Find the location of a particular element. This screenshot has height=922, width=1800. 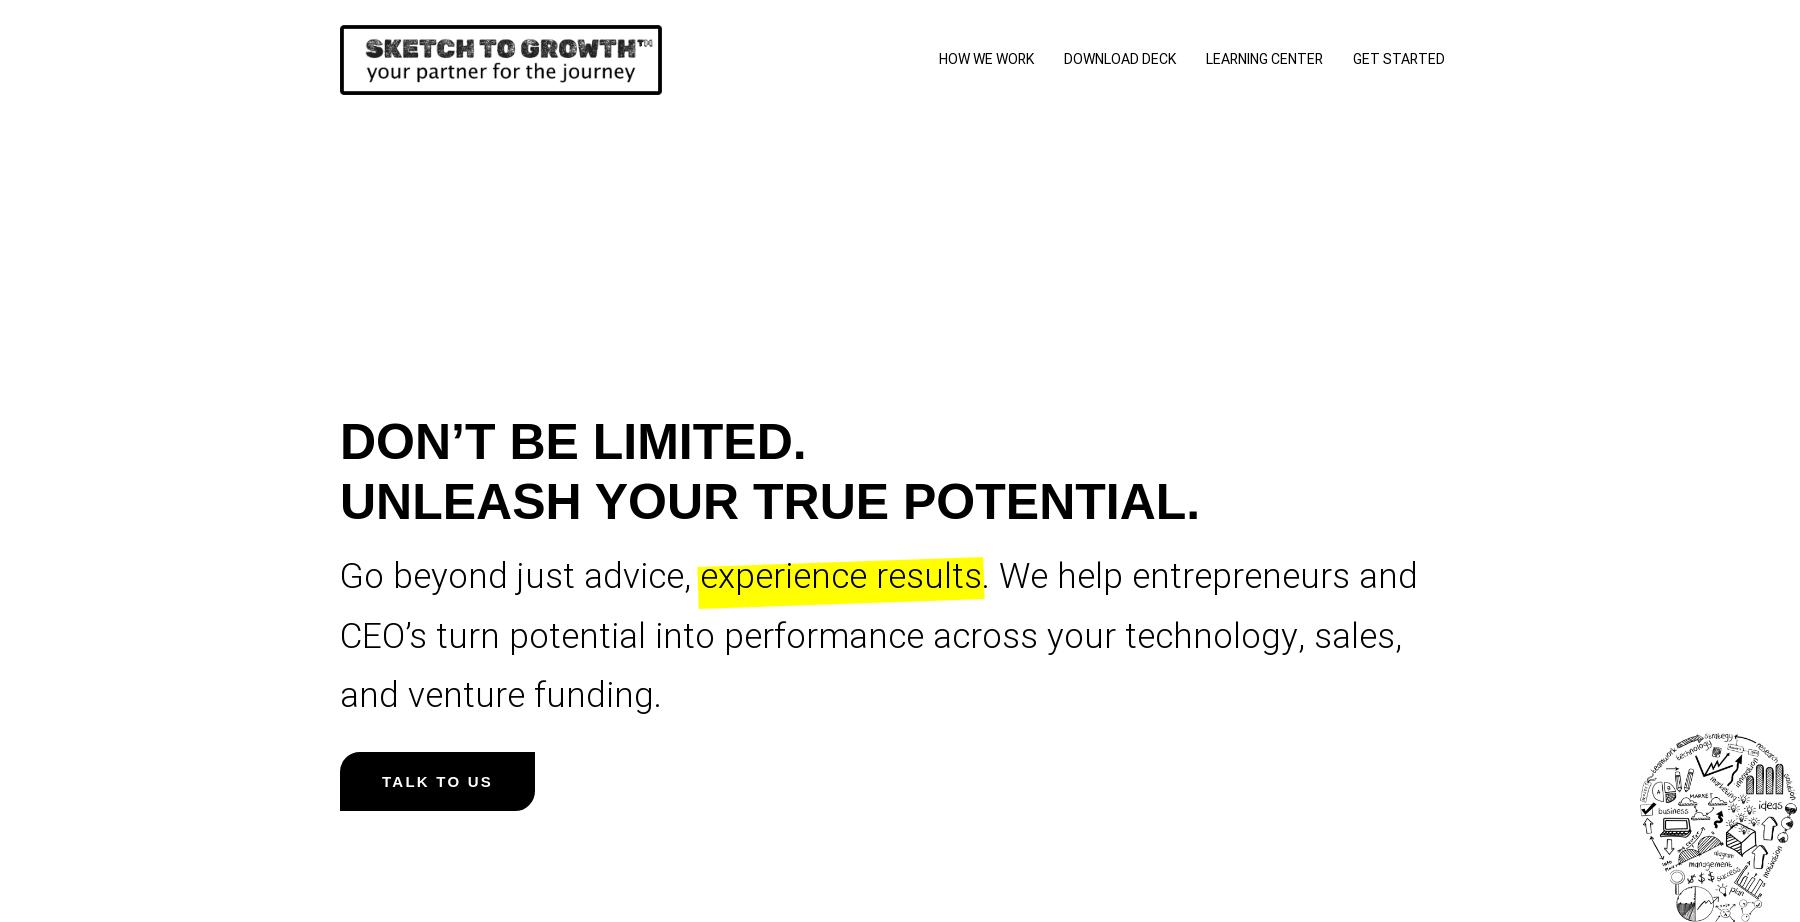

'Don’t be limited.' is located at coordinates (572, 441).